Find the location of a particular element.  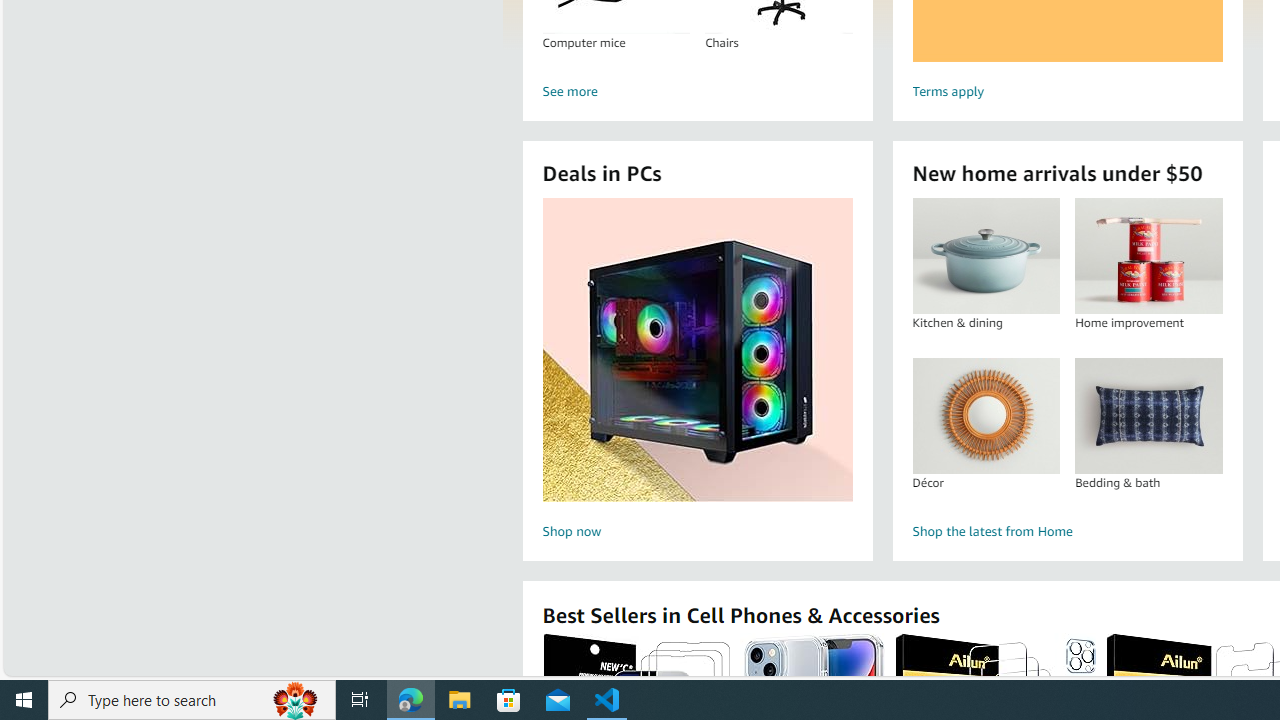

'Deals in PCs Shop now' is located at coordinates (697, 371).